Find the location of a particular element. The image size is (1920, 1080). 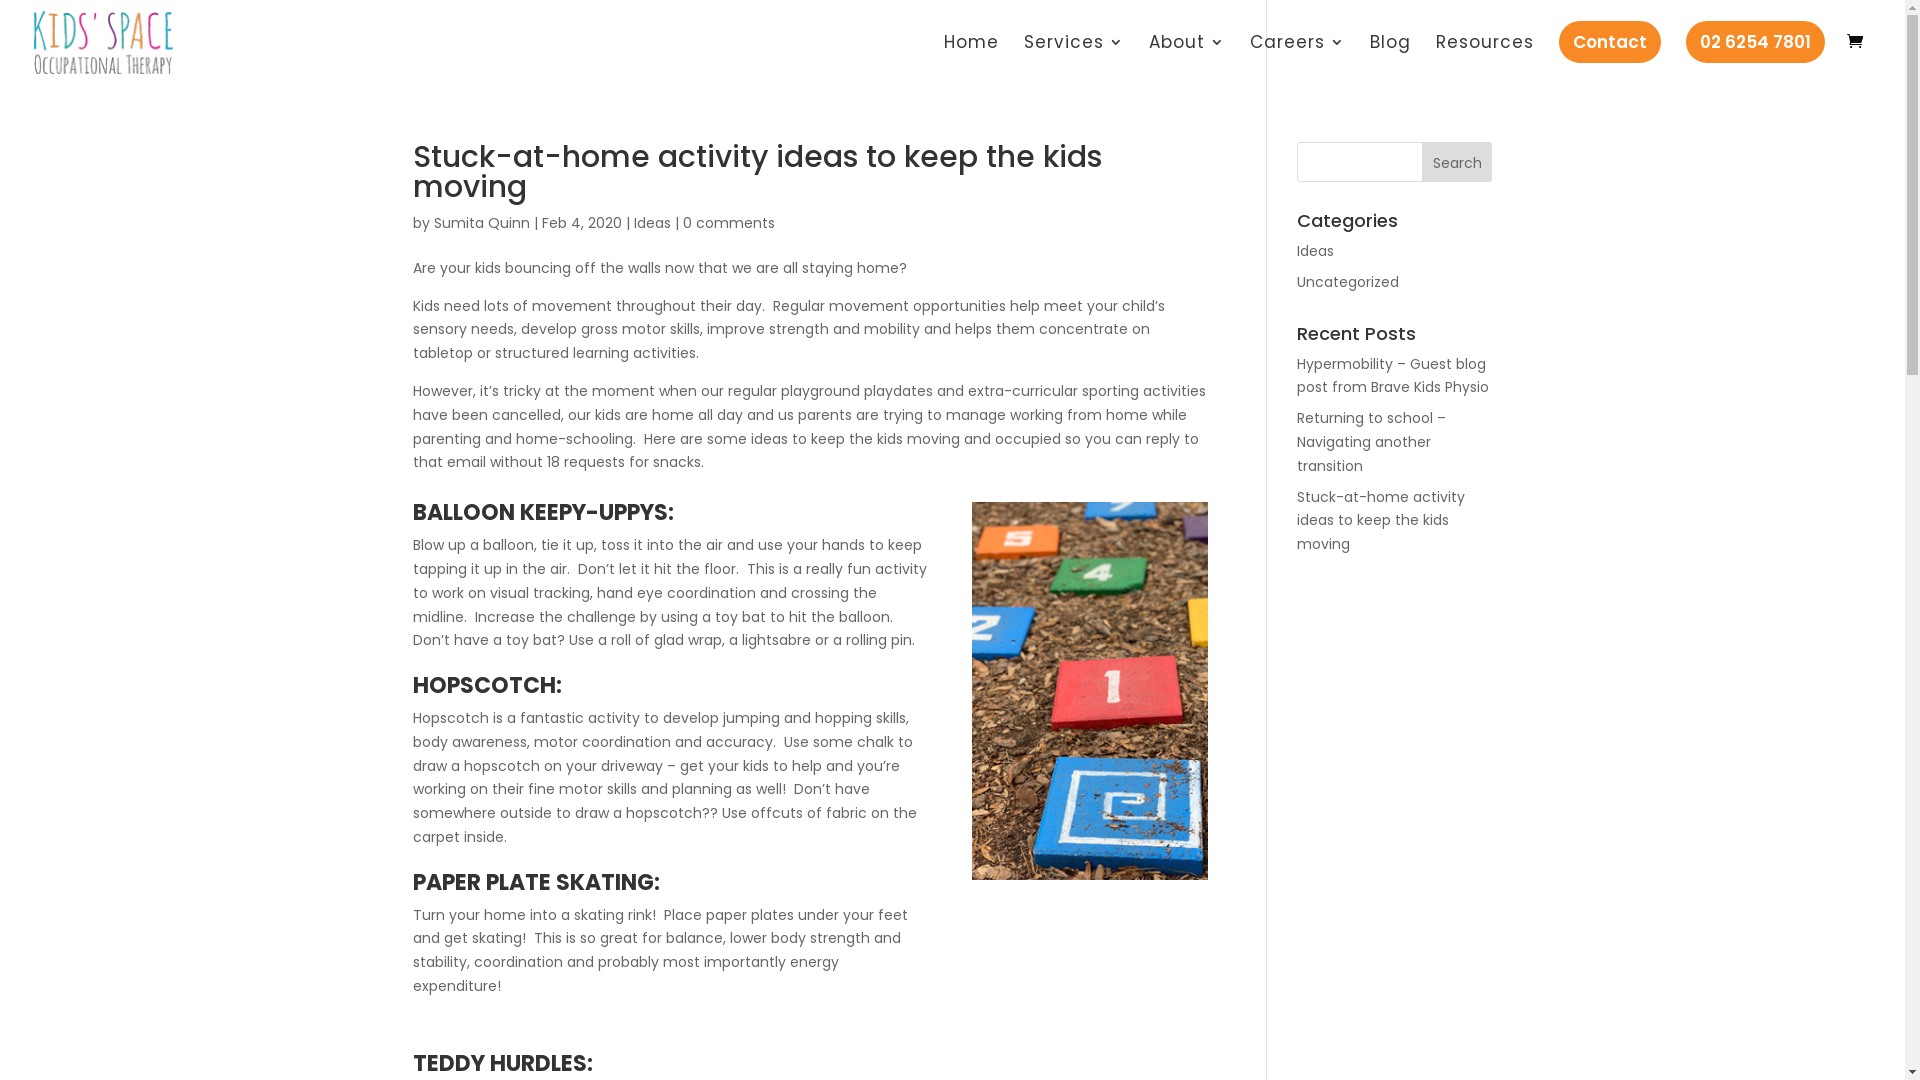

'Careers' is located at coordinates (1297, 57).